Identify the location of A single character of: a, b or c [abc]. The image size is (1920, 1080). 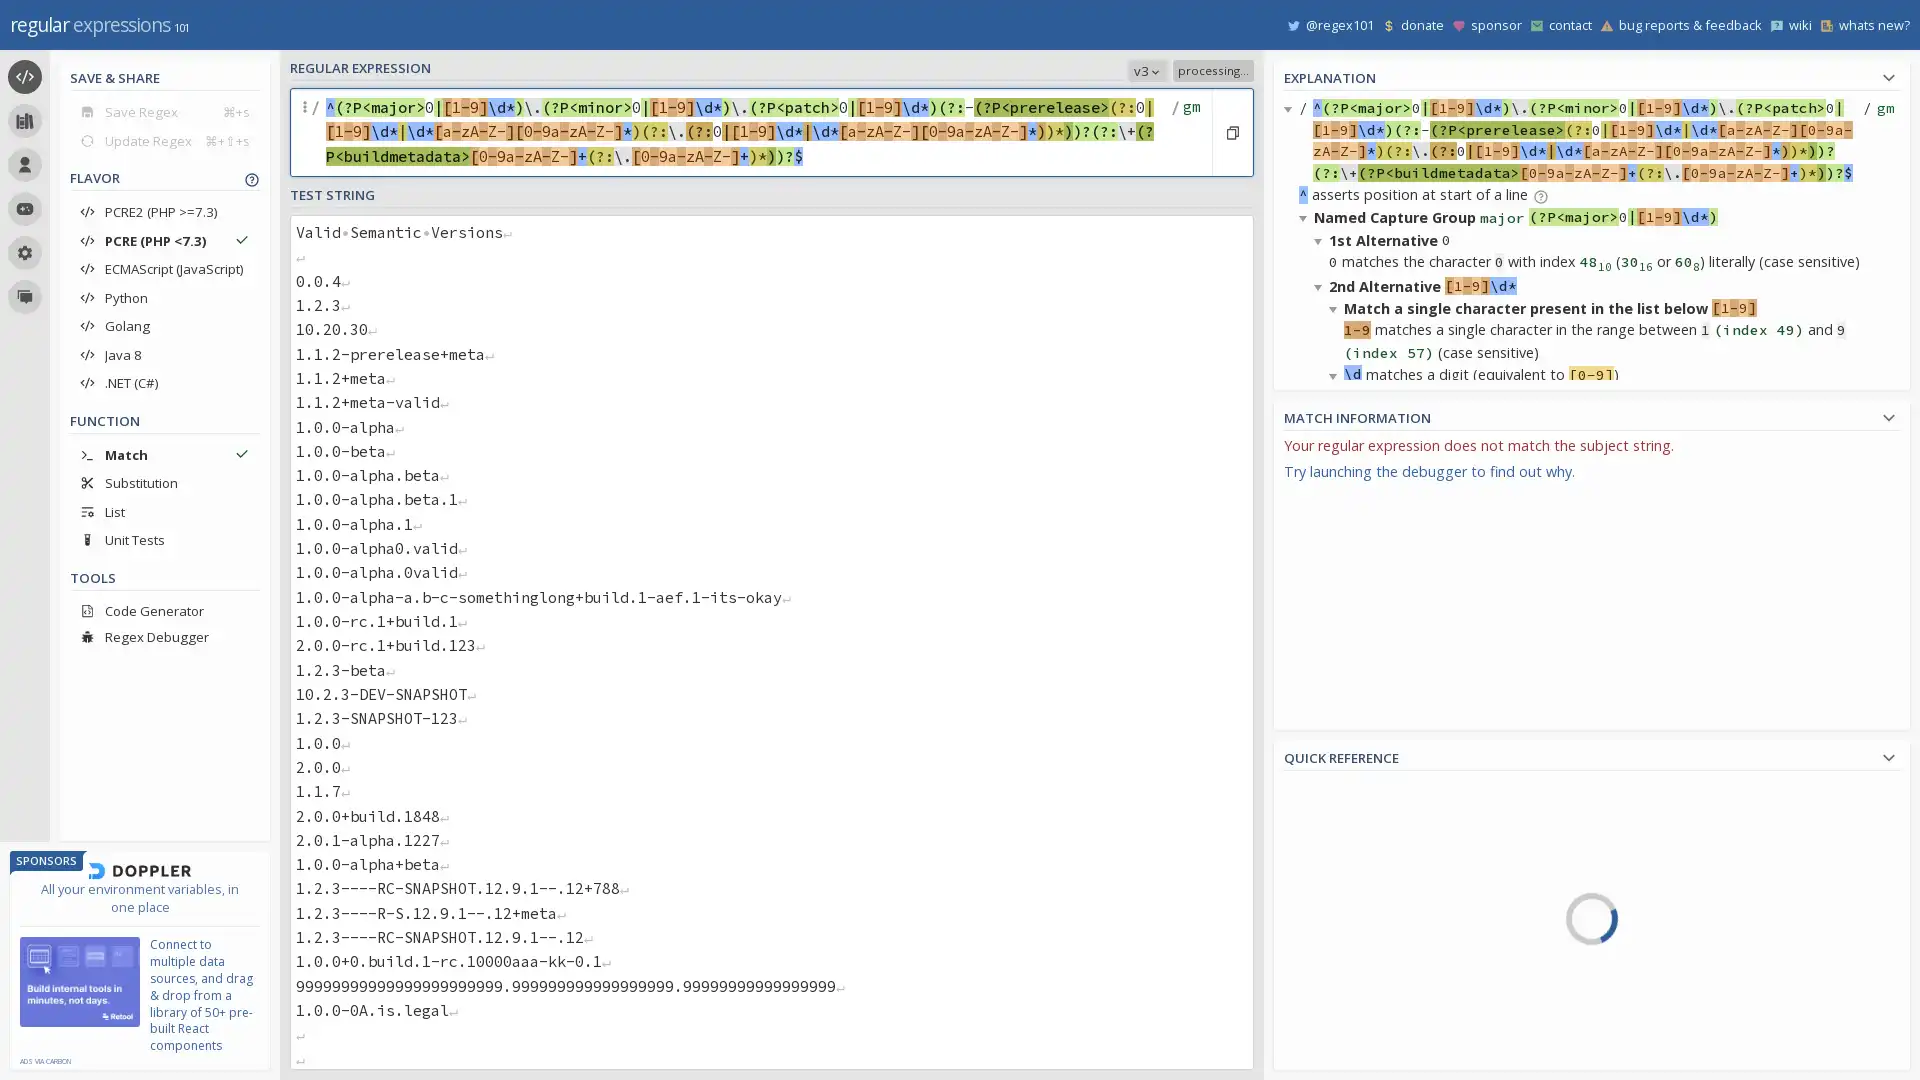
(1691, 790).